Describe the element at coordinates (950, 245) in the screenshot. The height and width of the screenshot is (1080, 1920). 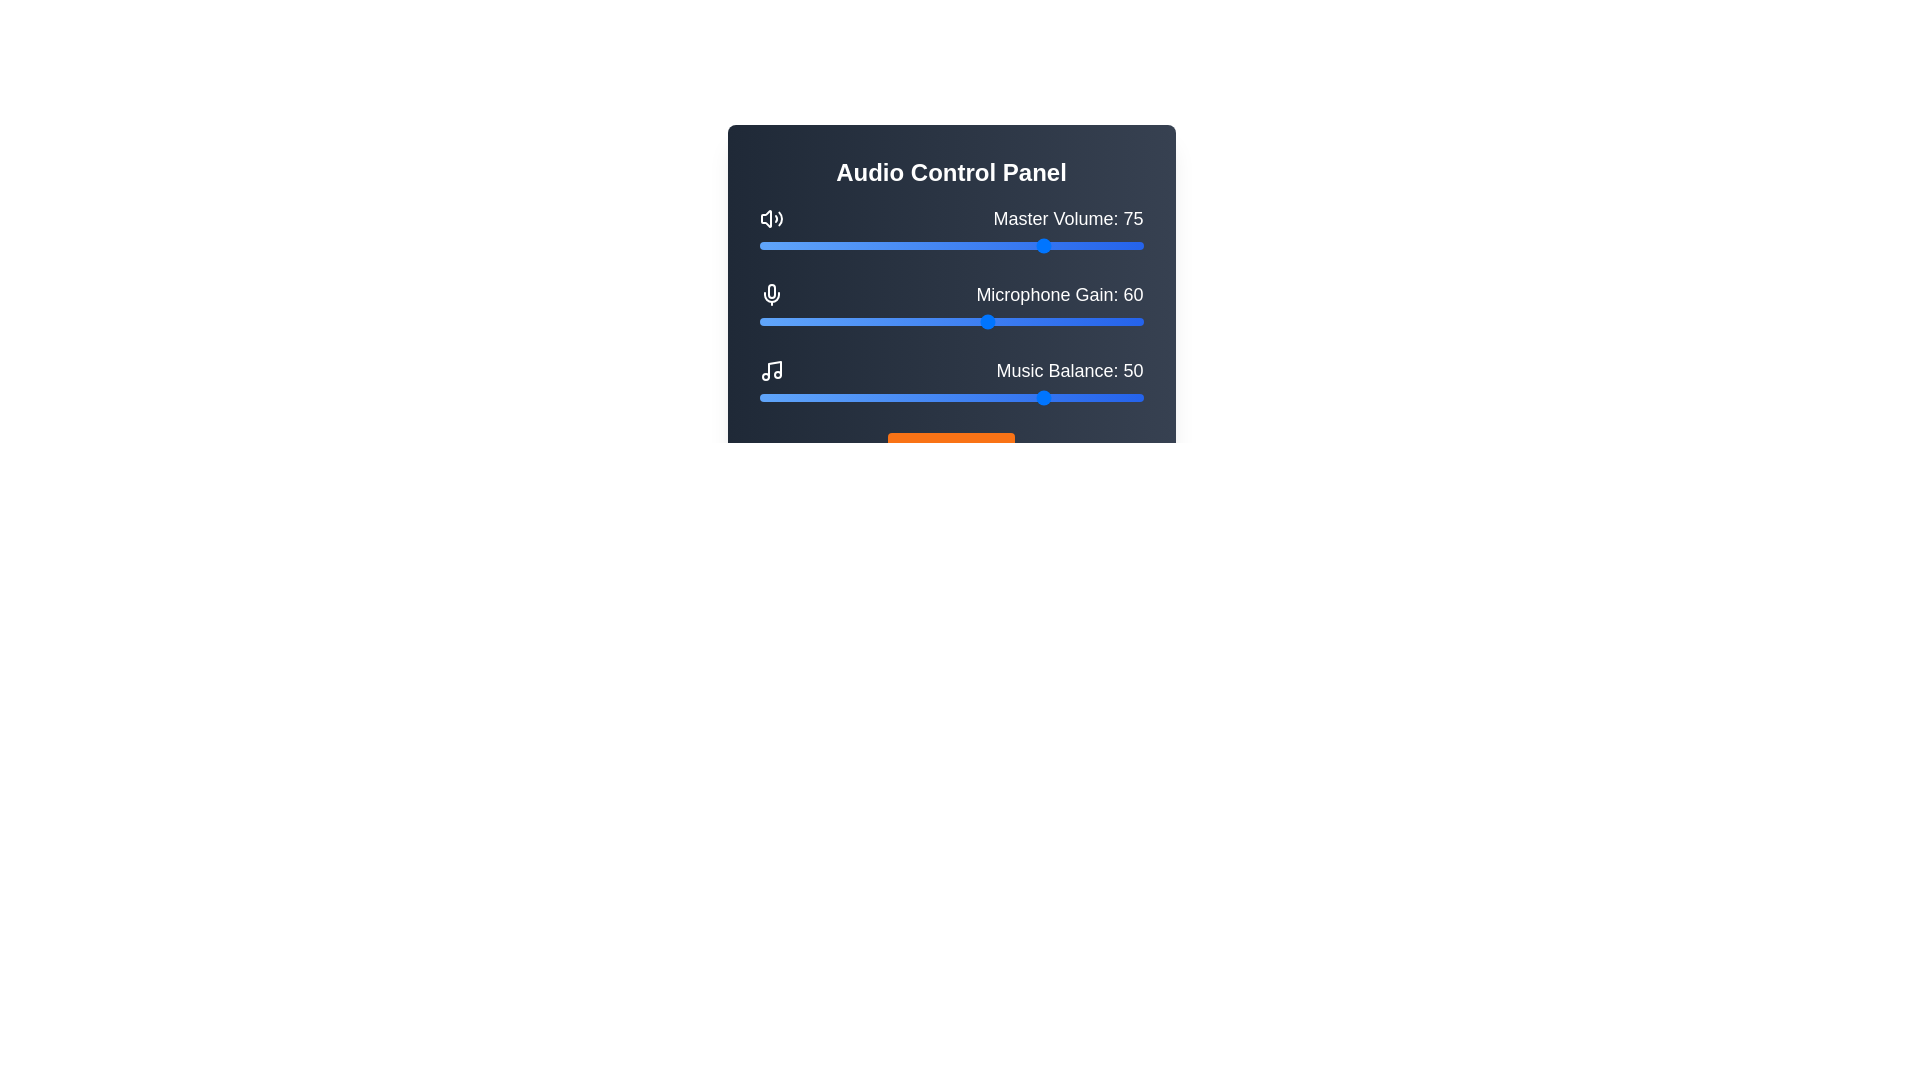
I see `the Master Volume slider to 50` at that location.